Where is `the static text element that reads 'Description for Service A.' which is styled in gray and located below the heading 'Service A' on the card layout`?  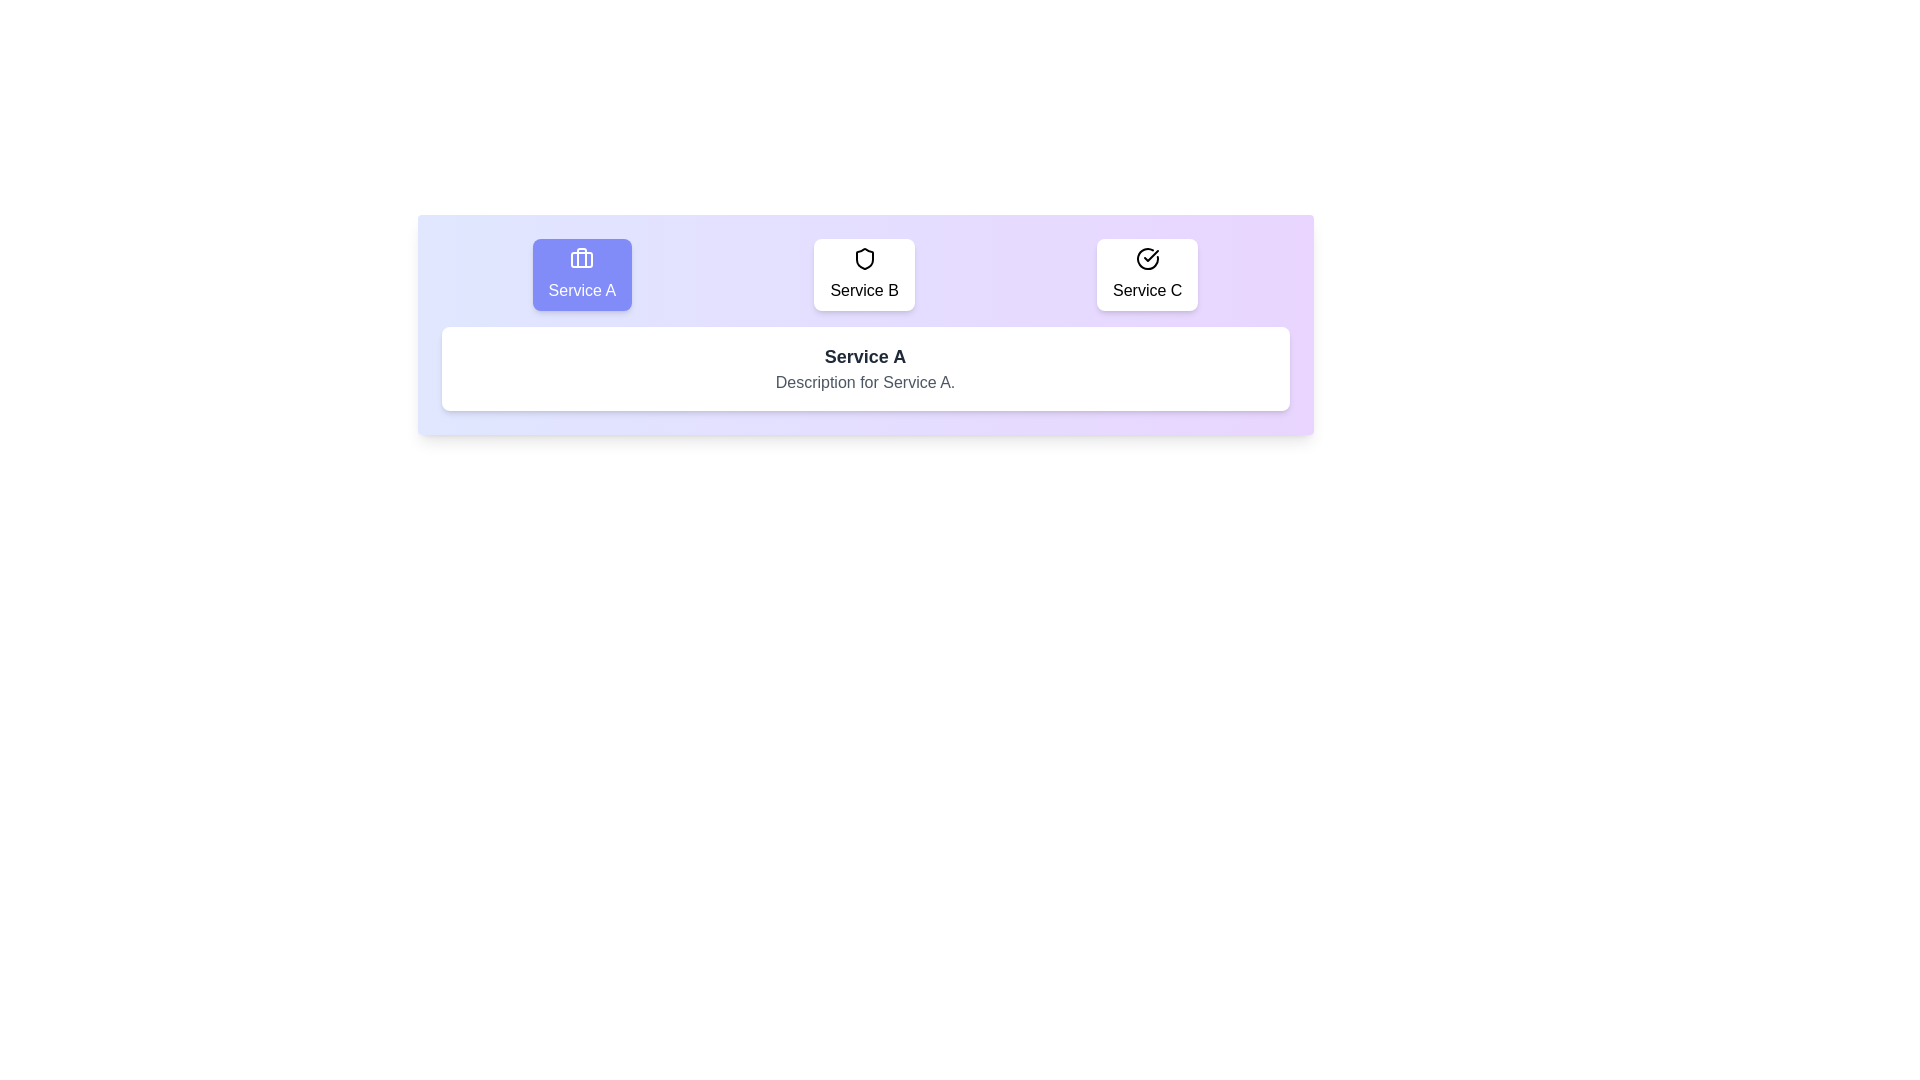 the static text element that reads 'Description for Service A.' which is styled in gray and located below the heading 'Service A' on the card layout is located at coordinates (865, 382).